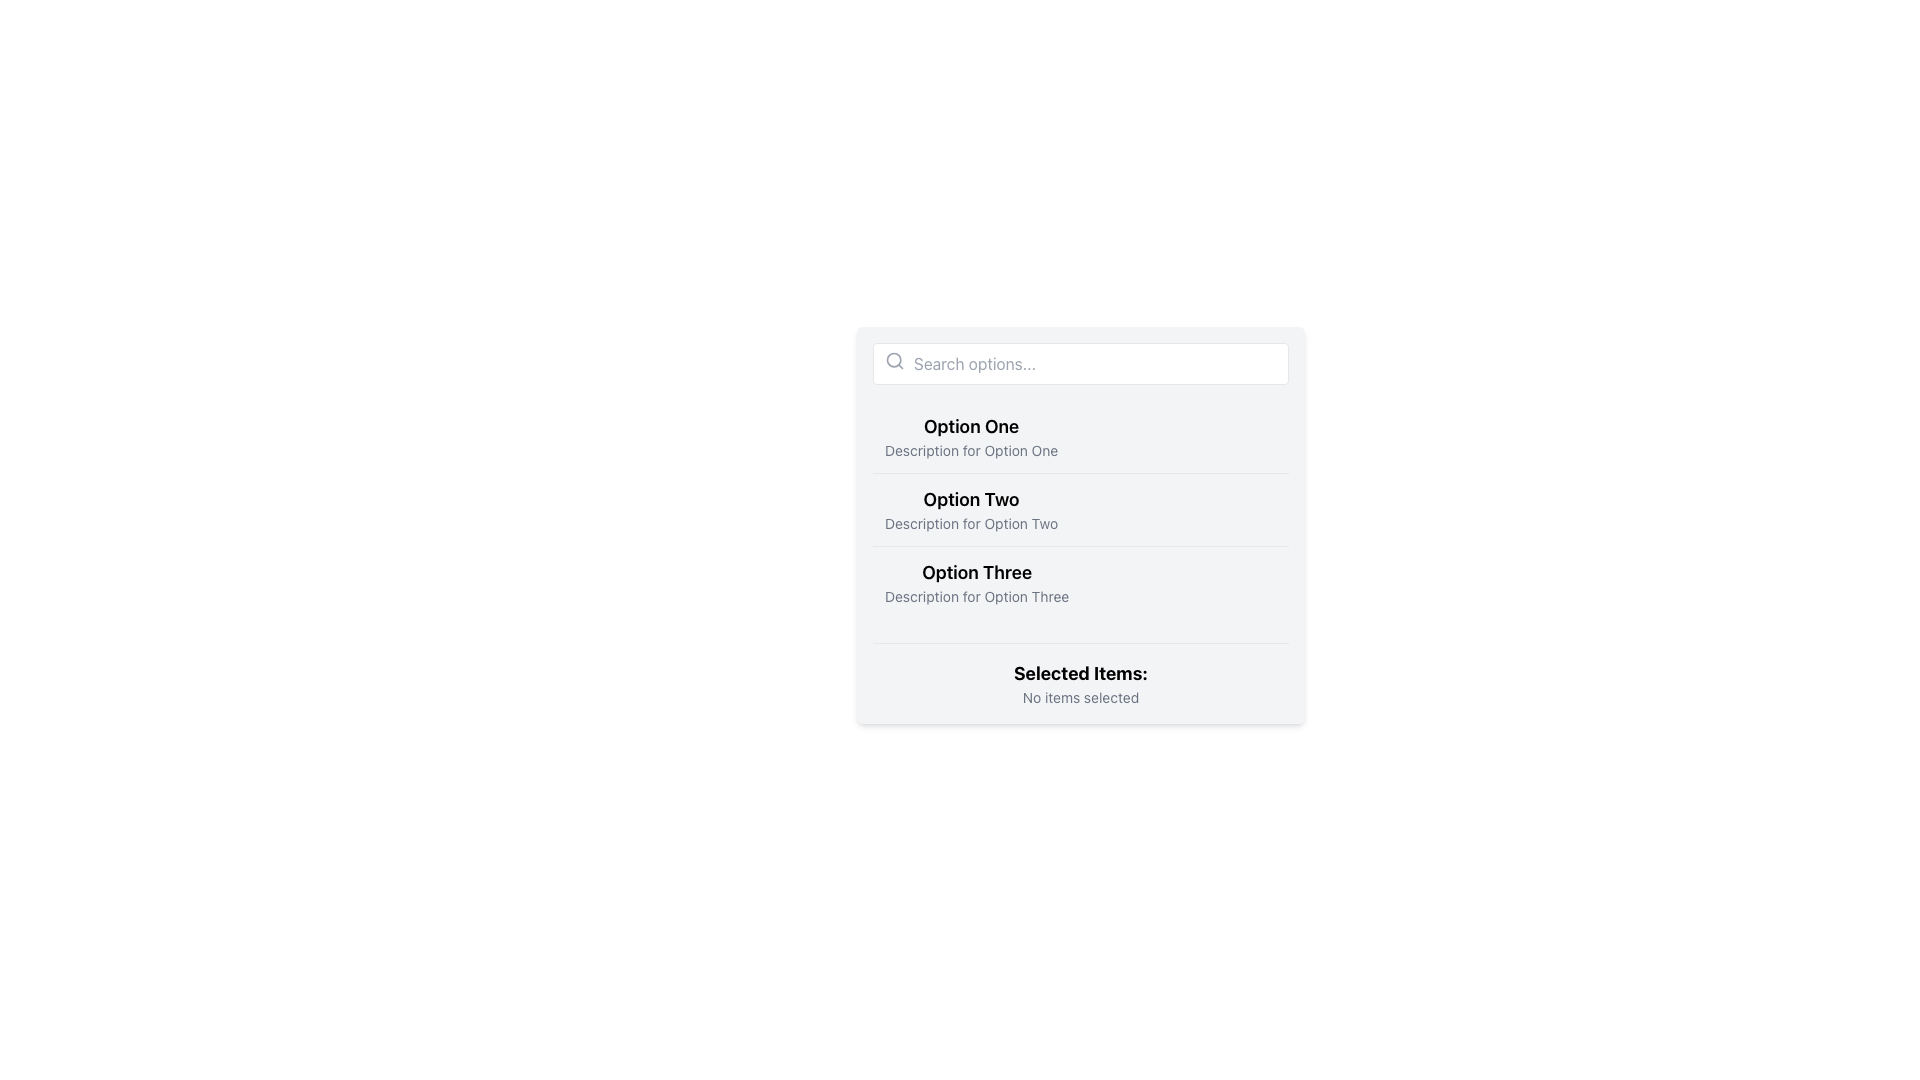 The image size is (1920, 1080). What do you see at coordinates (971, 508) in the screenshot?
I see `the second option in the vertically arranged menu` at bounding box center [971, 508].